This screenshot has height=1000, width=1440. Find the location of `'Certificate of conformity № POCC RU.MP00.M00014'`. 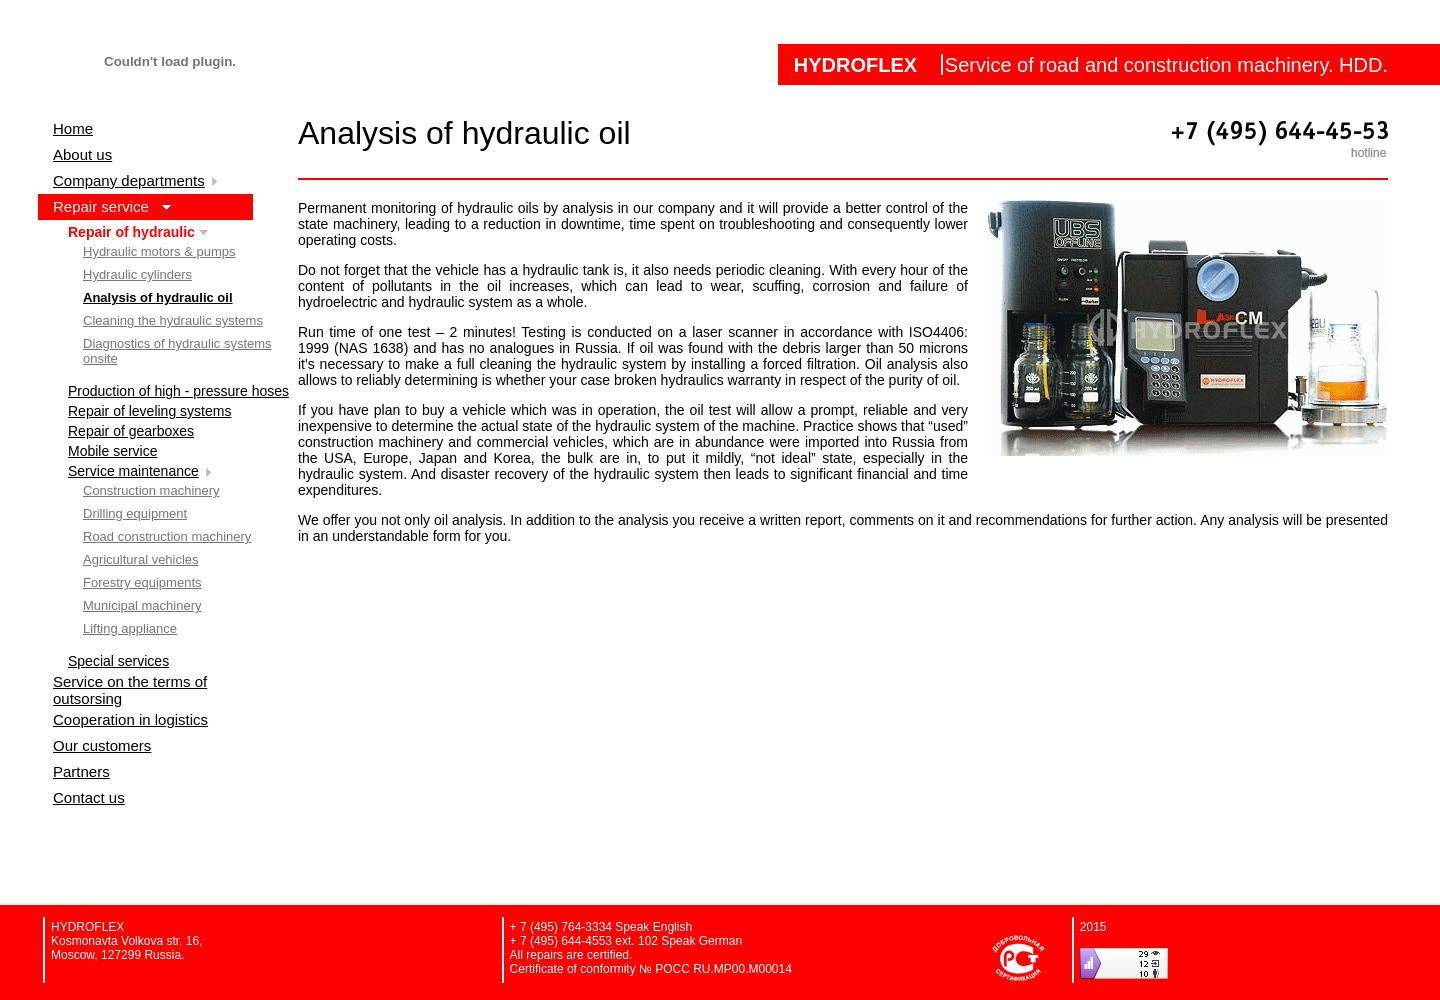

'Certificate of conformity № POCC RU.MP00.M00014' is located at coordinates (649, 968).